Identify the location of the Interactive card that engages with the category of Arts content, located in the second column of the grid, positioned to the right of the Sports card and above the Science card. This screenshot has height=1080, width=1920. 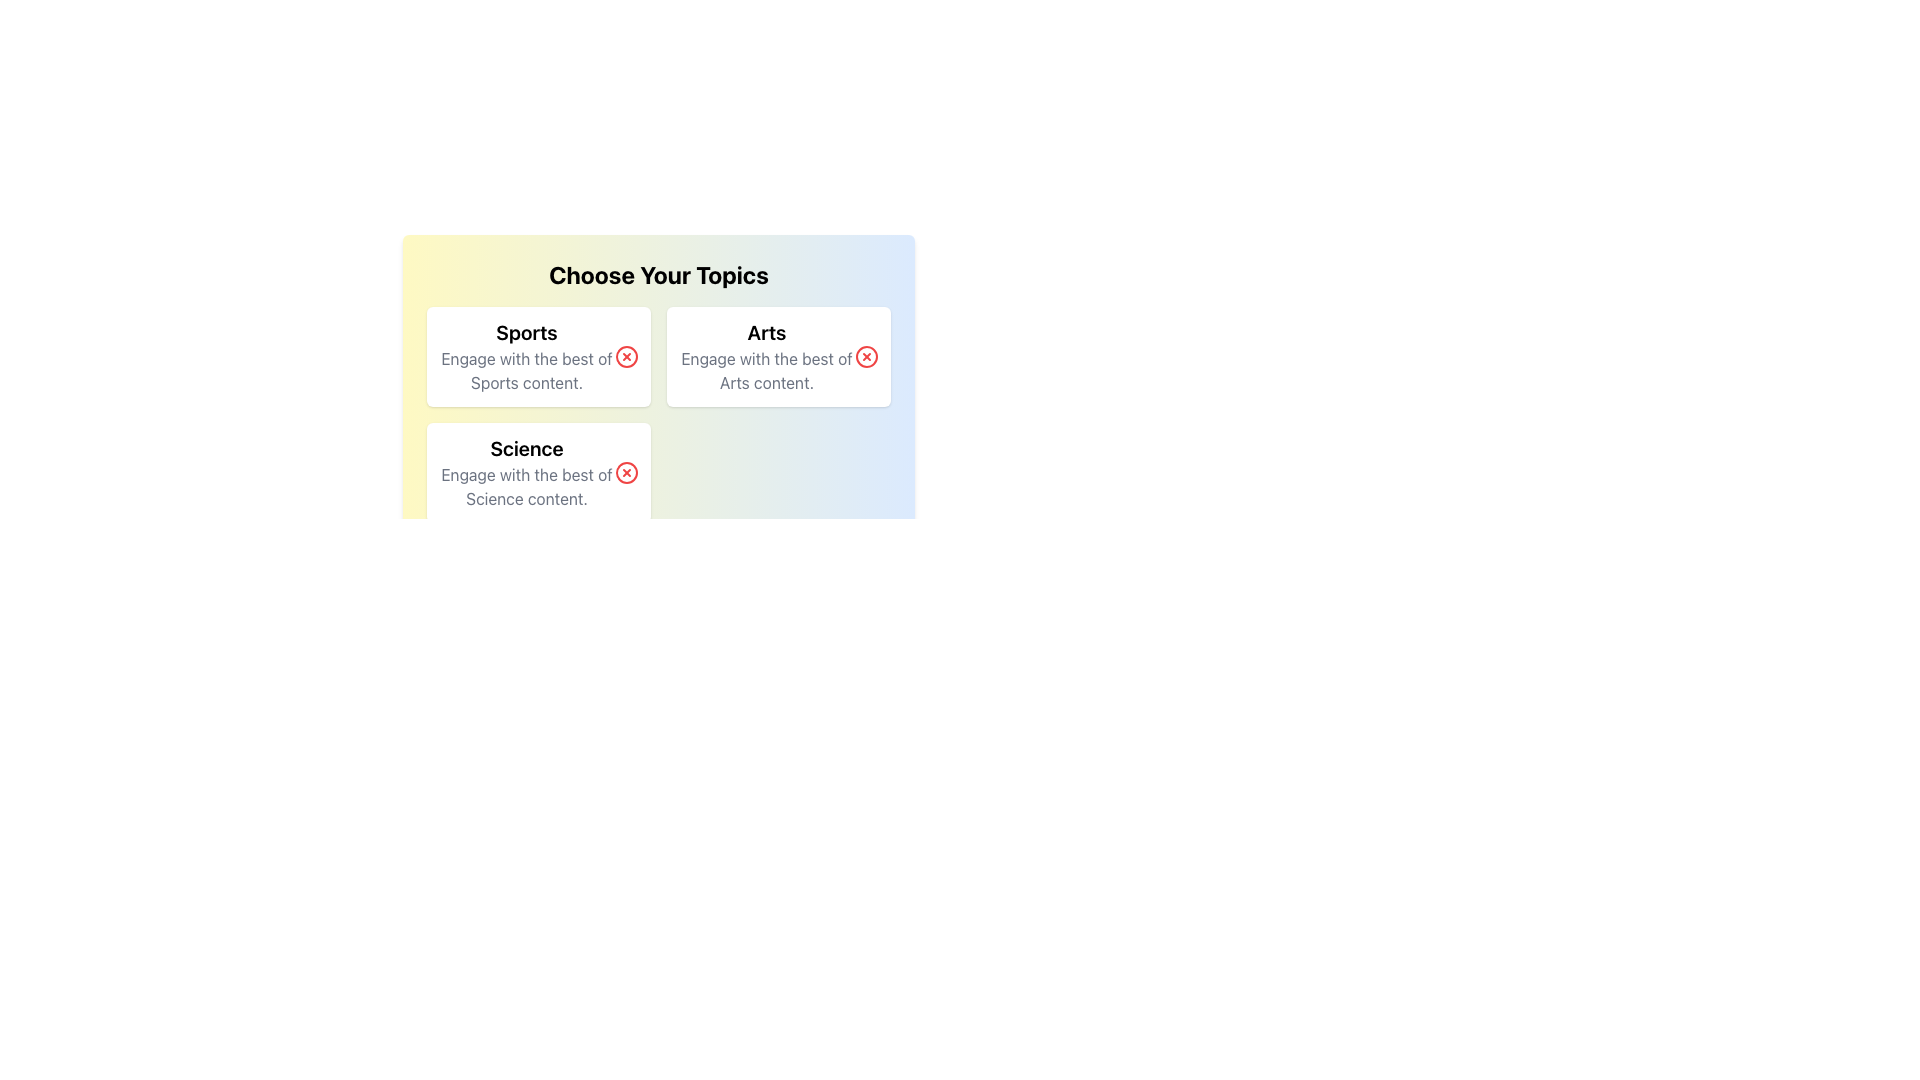
(777, 356).